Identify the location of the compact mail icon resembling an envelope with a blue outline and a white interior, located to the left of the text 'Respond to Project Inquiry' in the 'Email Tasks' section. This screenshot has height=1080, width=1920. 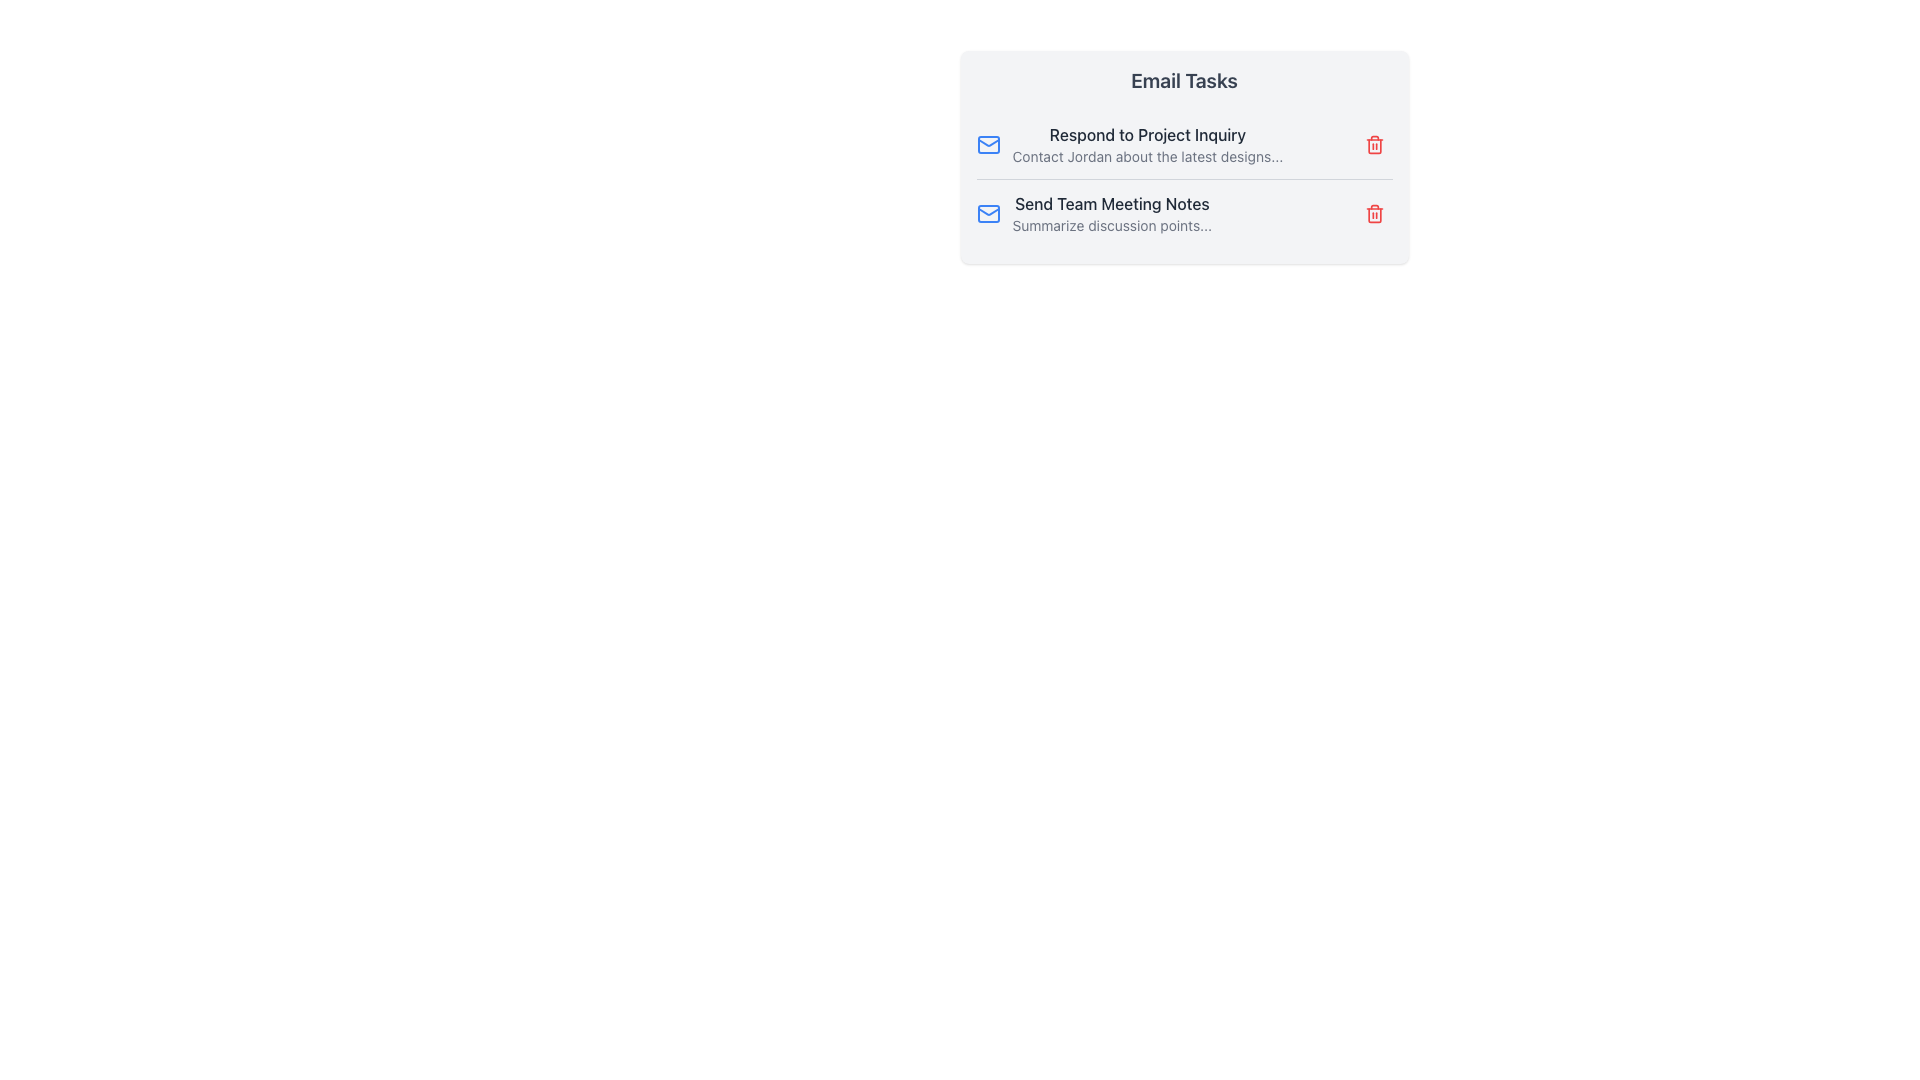
(988, 144).